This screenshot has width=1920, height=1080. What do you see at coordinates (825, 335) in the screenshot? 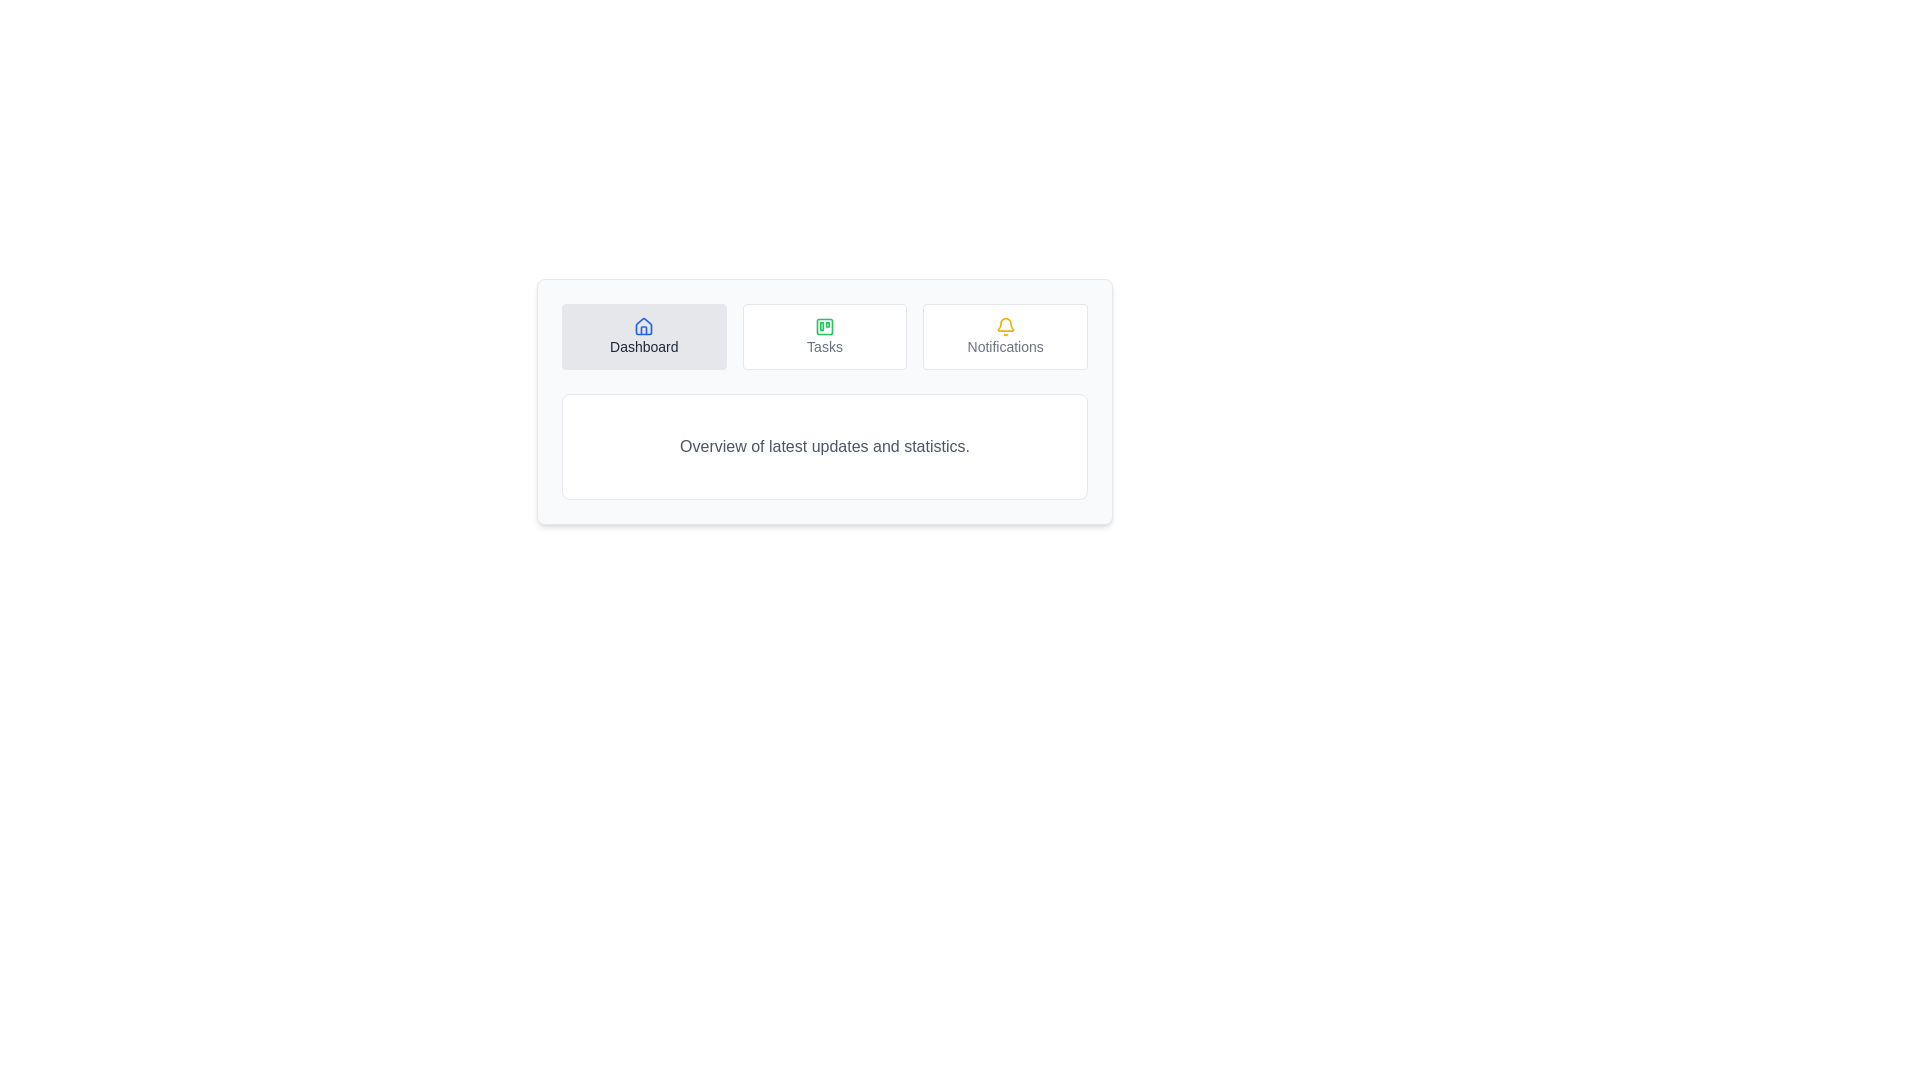
I see `the Tasks tab button to see its hover effect` at bounding box center [825, 335].